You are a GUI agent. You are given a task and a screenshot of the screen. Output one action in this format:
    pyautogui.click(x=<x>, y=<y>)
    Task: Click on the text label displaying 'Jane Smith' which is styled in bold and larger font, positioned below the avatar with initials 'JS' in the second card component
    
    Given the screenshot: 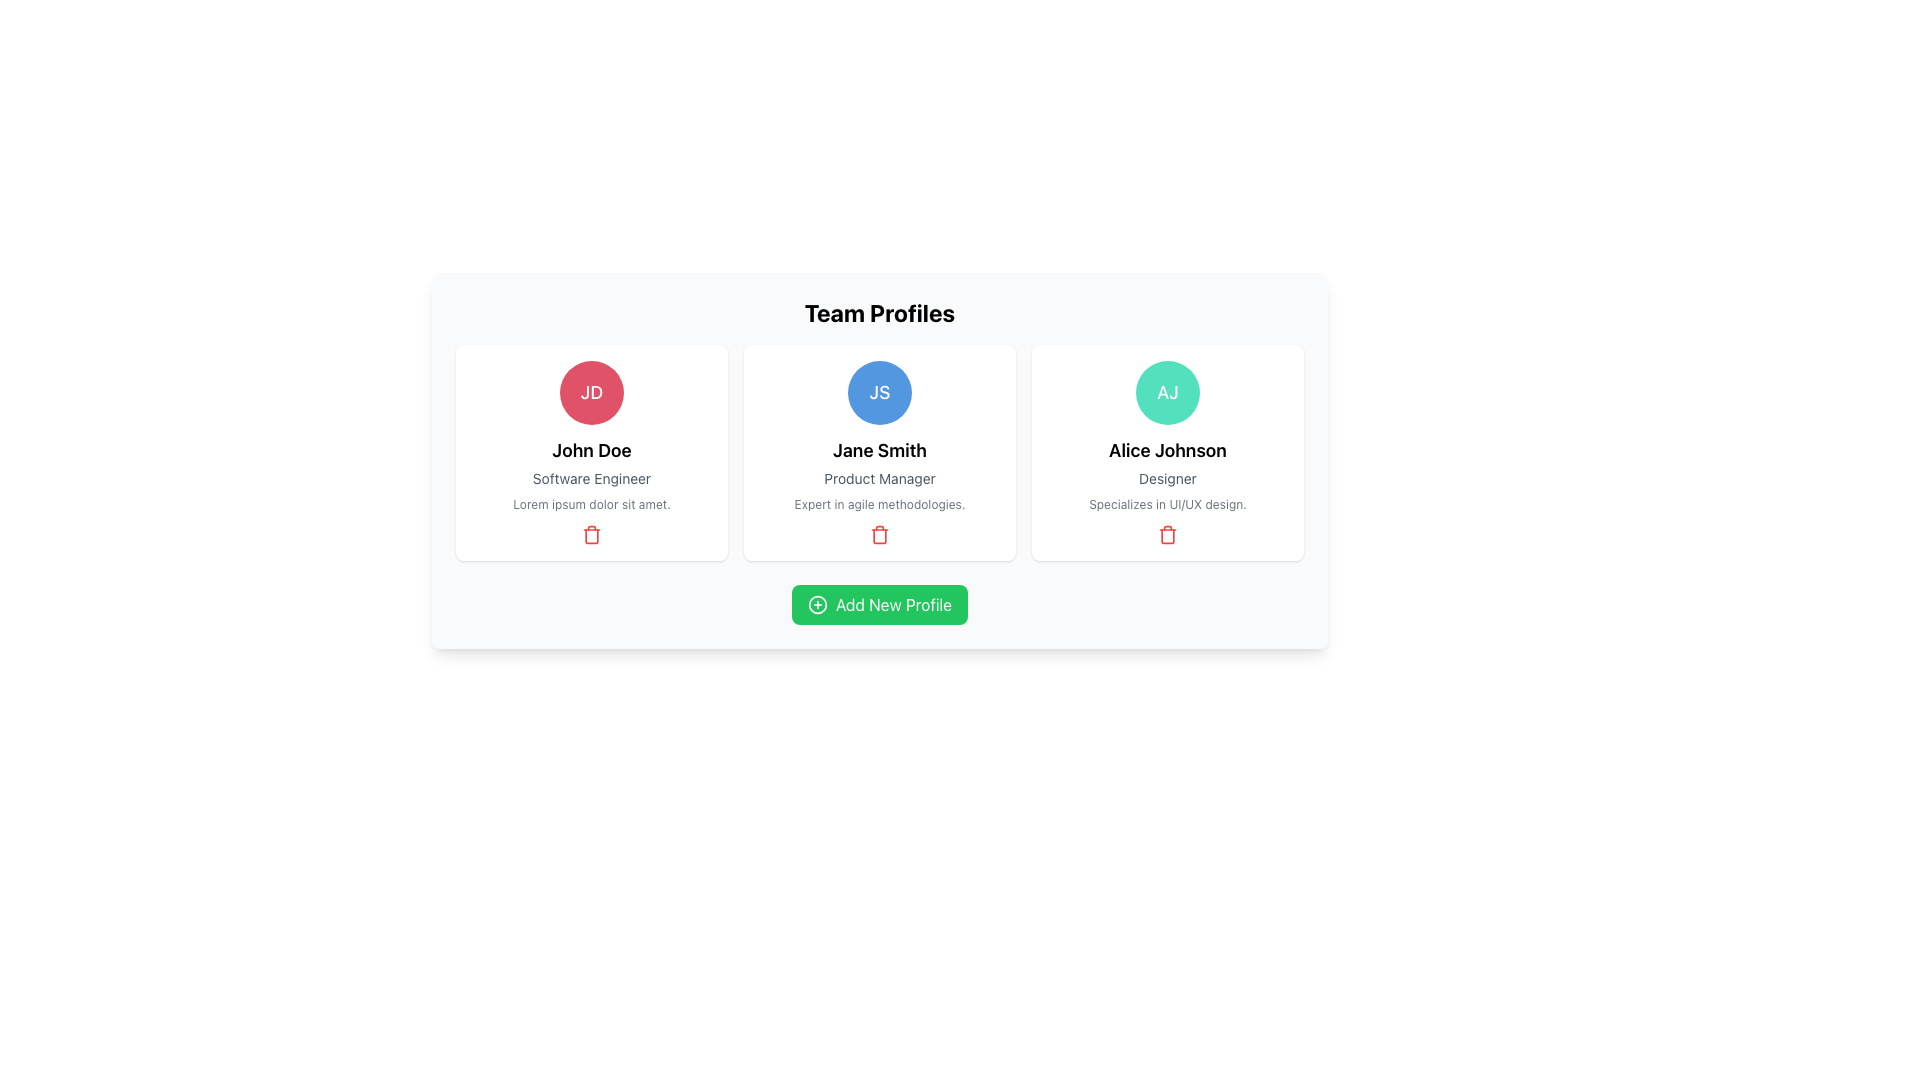 What is the action you would take?
    pyautogui.click(x=879, y=451)
    